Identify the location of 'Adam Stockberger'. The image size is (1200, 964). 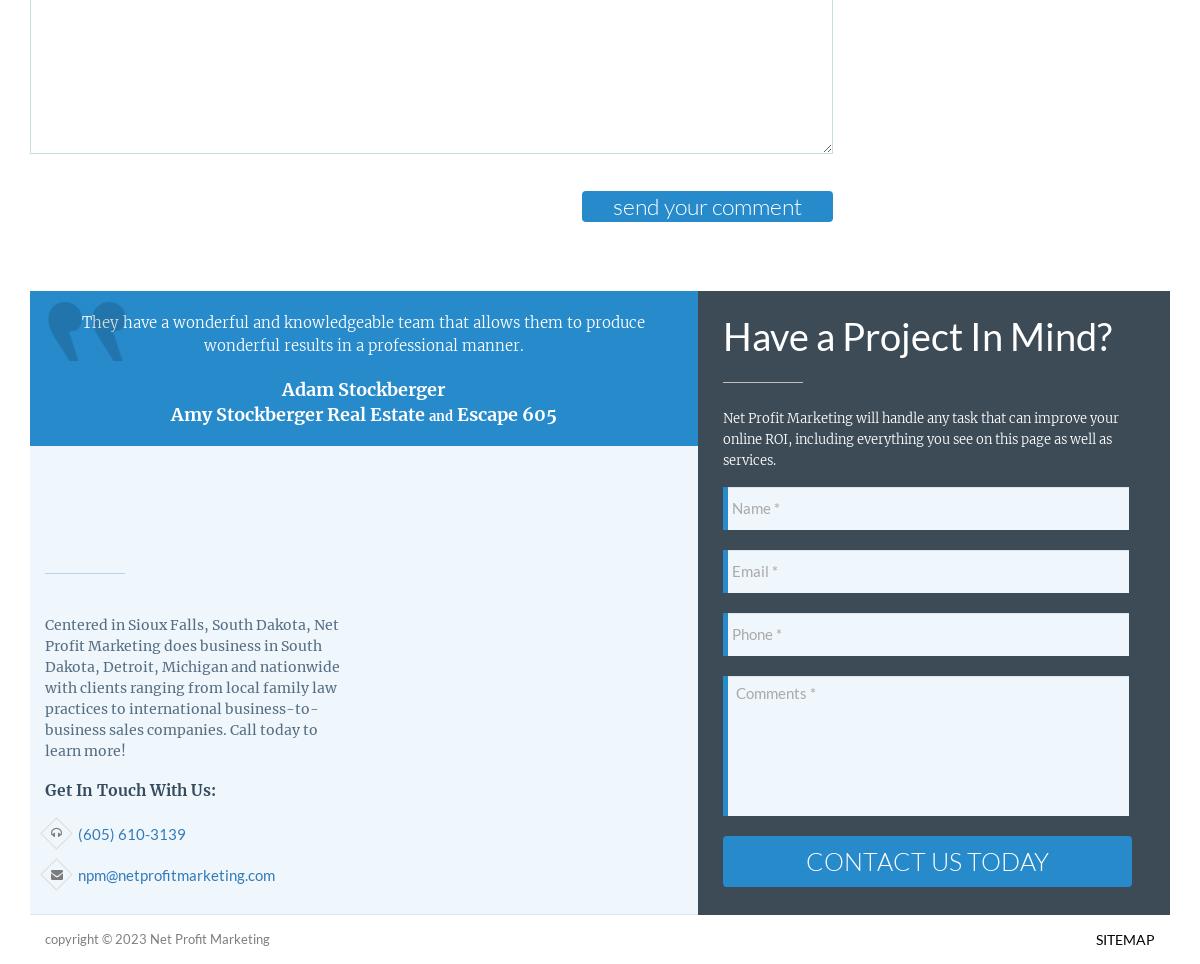
(363, 388).